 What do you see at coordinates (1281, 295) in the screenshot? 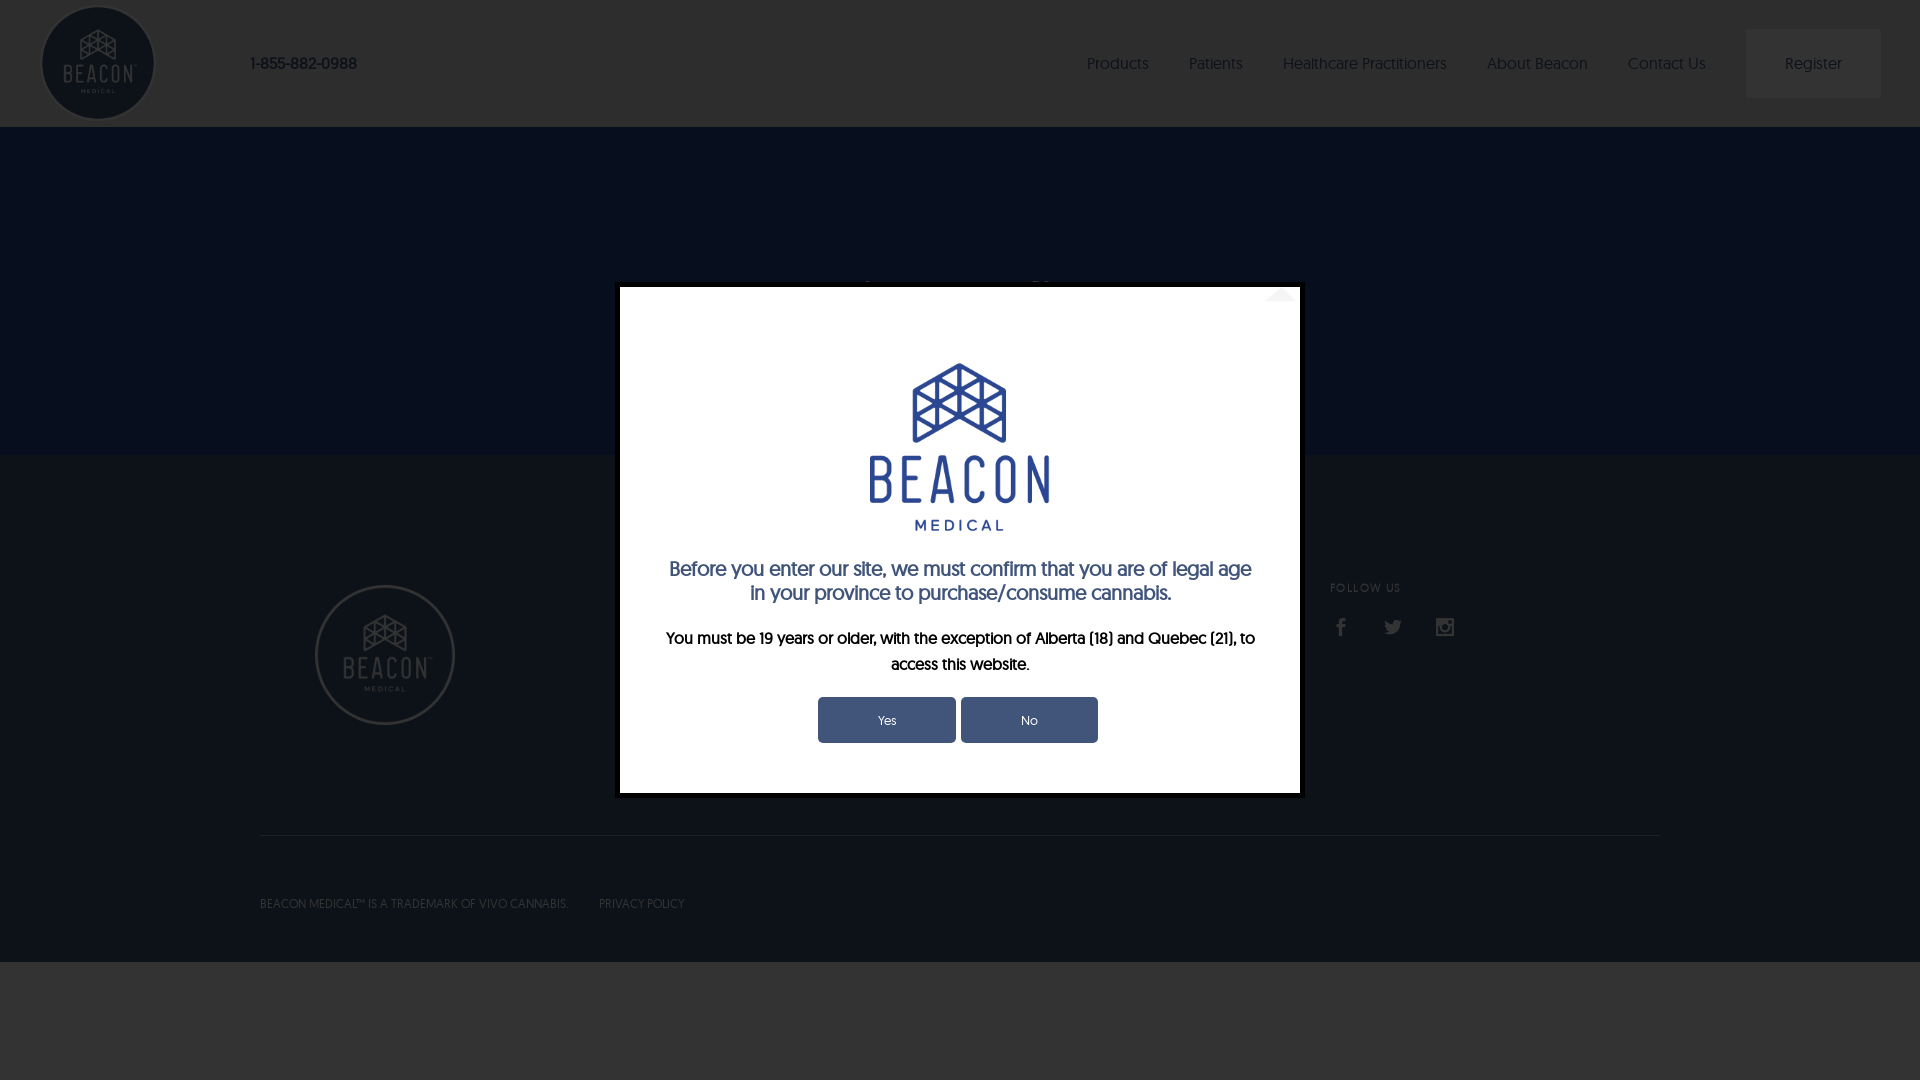
I see `'Close'` at bounding box center [1281, 295].